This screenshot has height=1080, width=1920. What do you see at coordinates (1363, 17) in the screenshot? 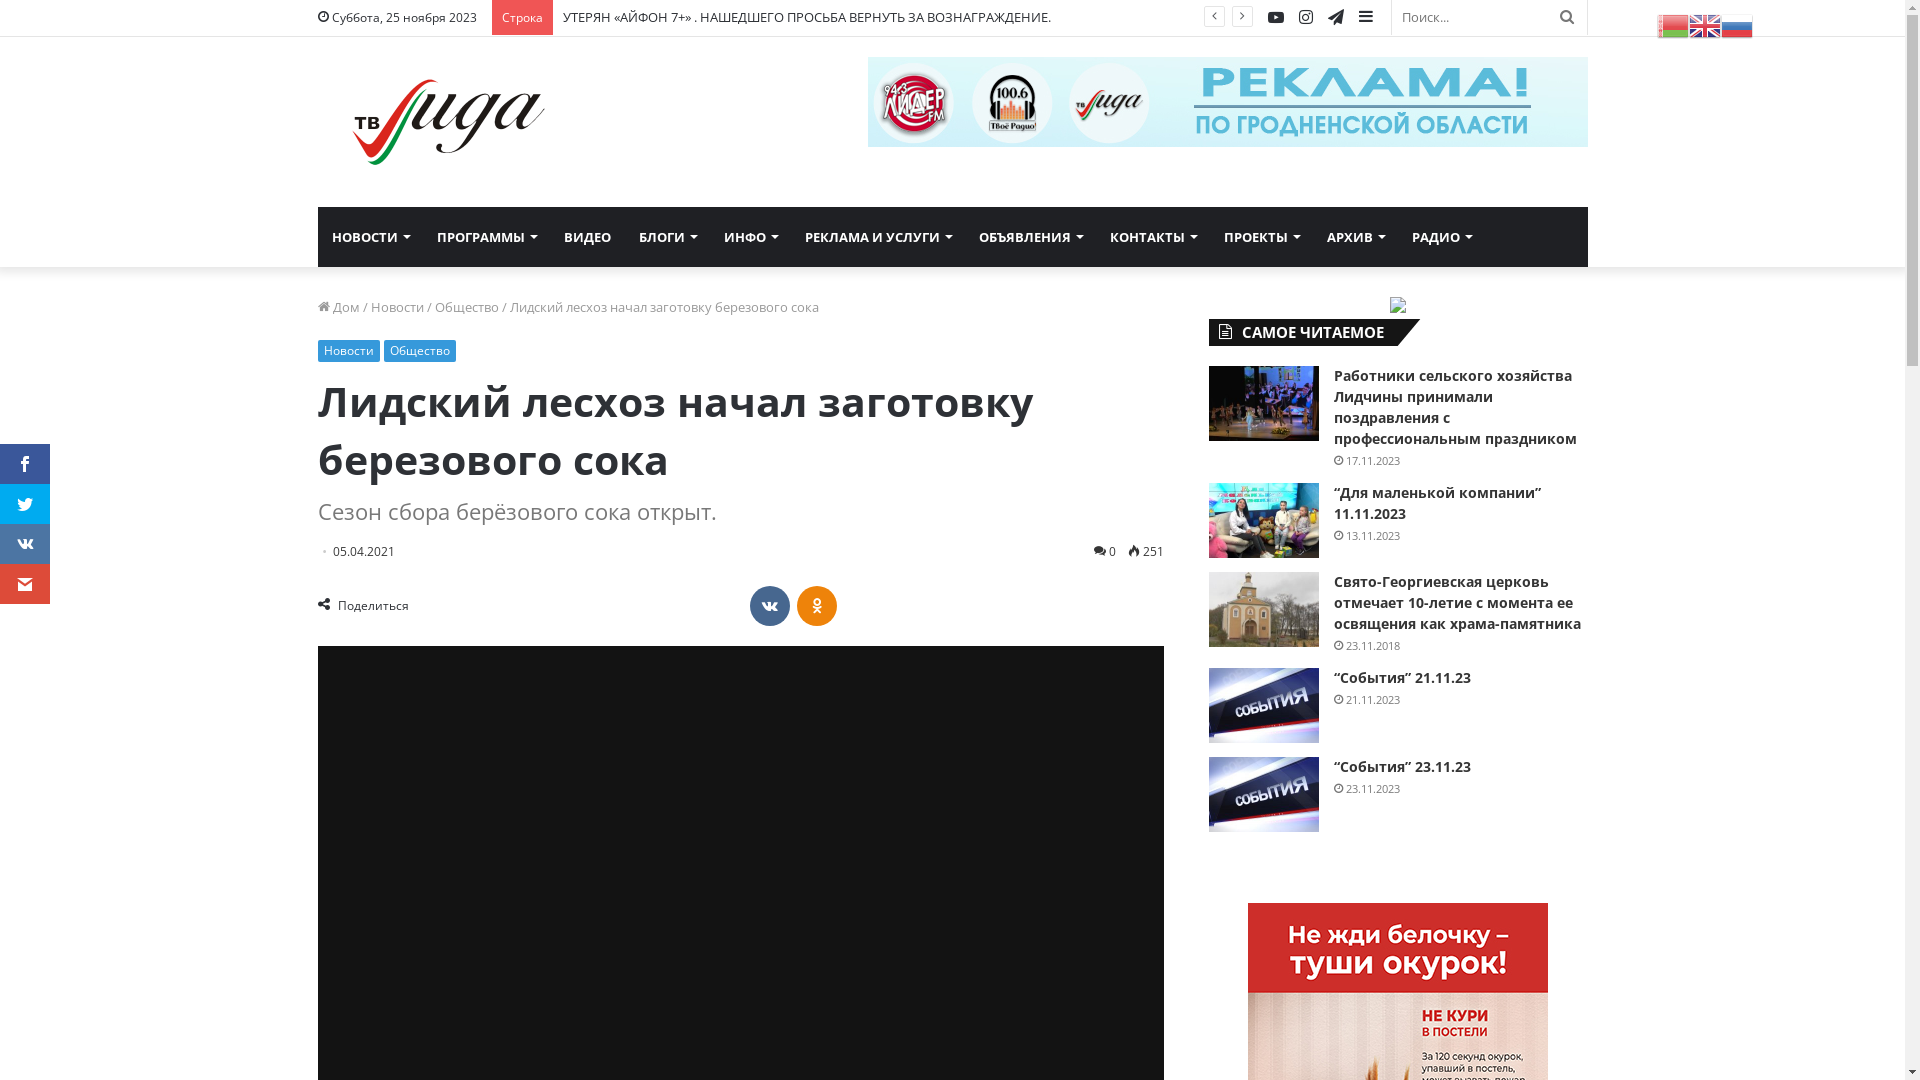
I see `'Sidebar'` at bounding box center [1363, 17].